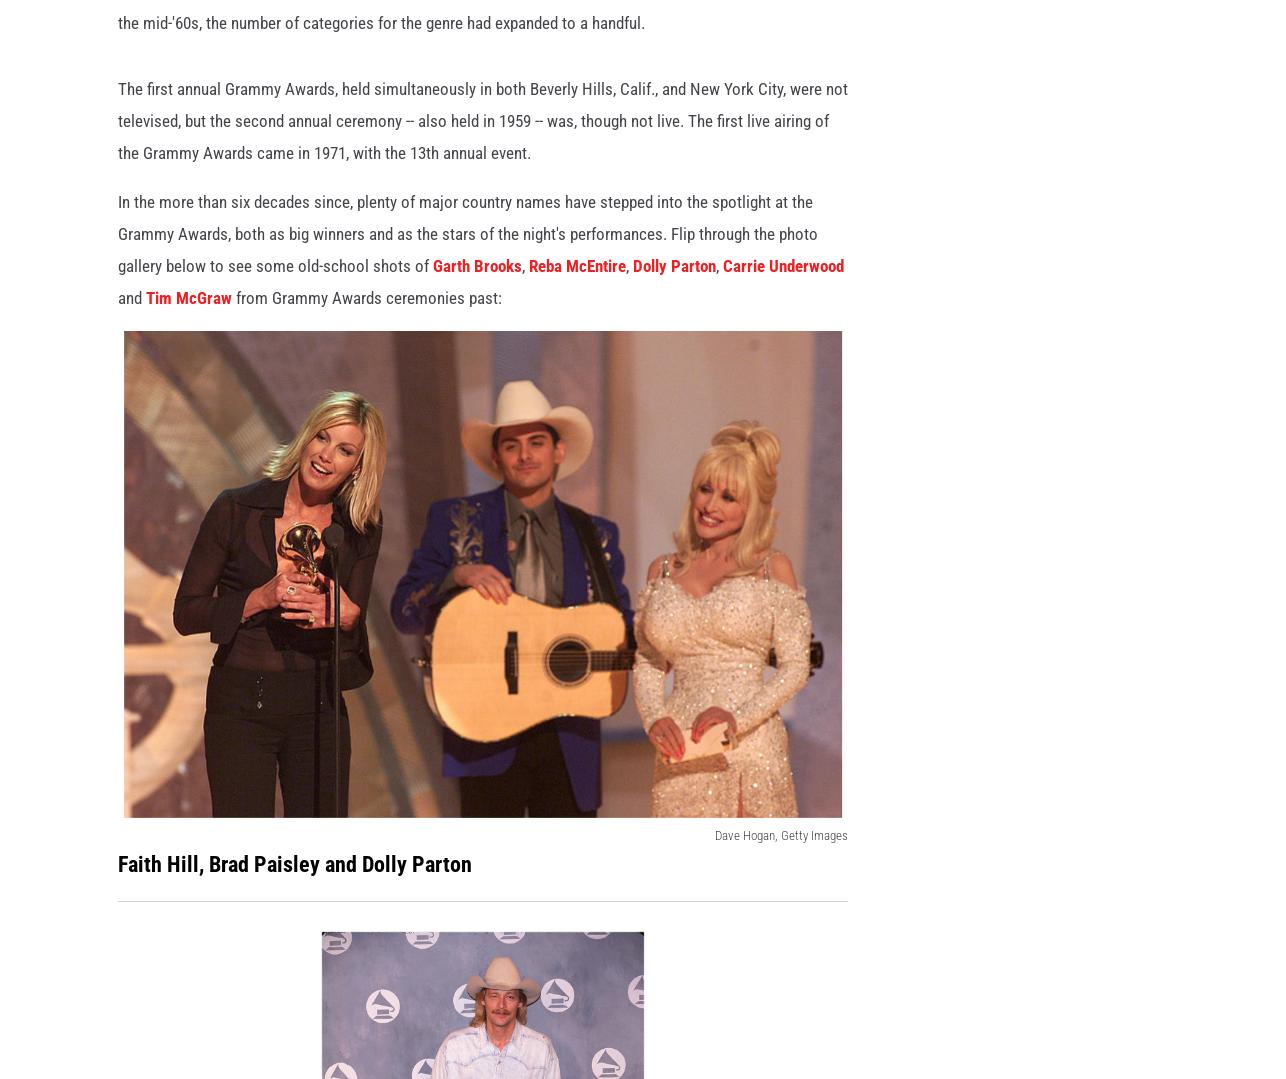 The height and width of the screenshot is (1079, 1286). What do you see at coordinates (366, 328) in the screenshot?
I see `'from Grammy Awards ceremonies past:'` at bounding box center [366, 328].